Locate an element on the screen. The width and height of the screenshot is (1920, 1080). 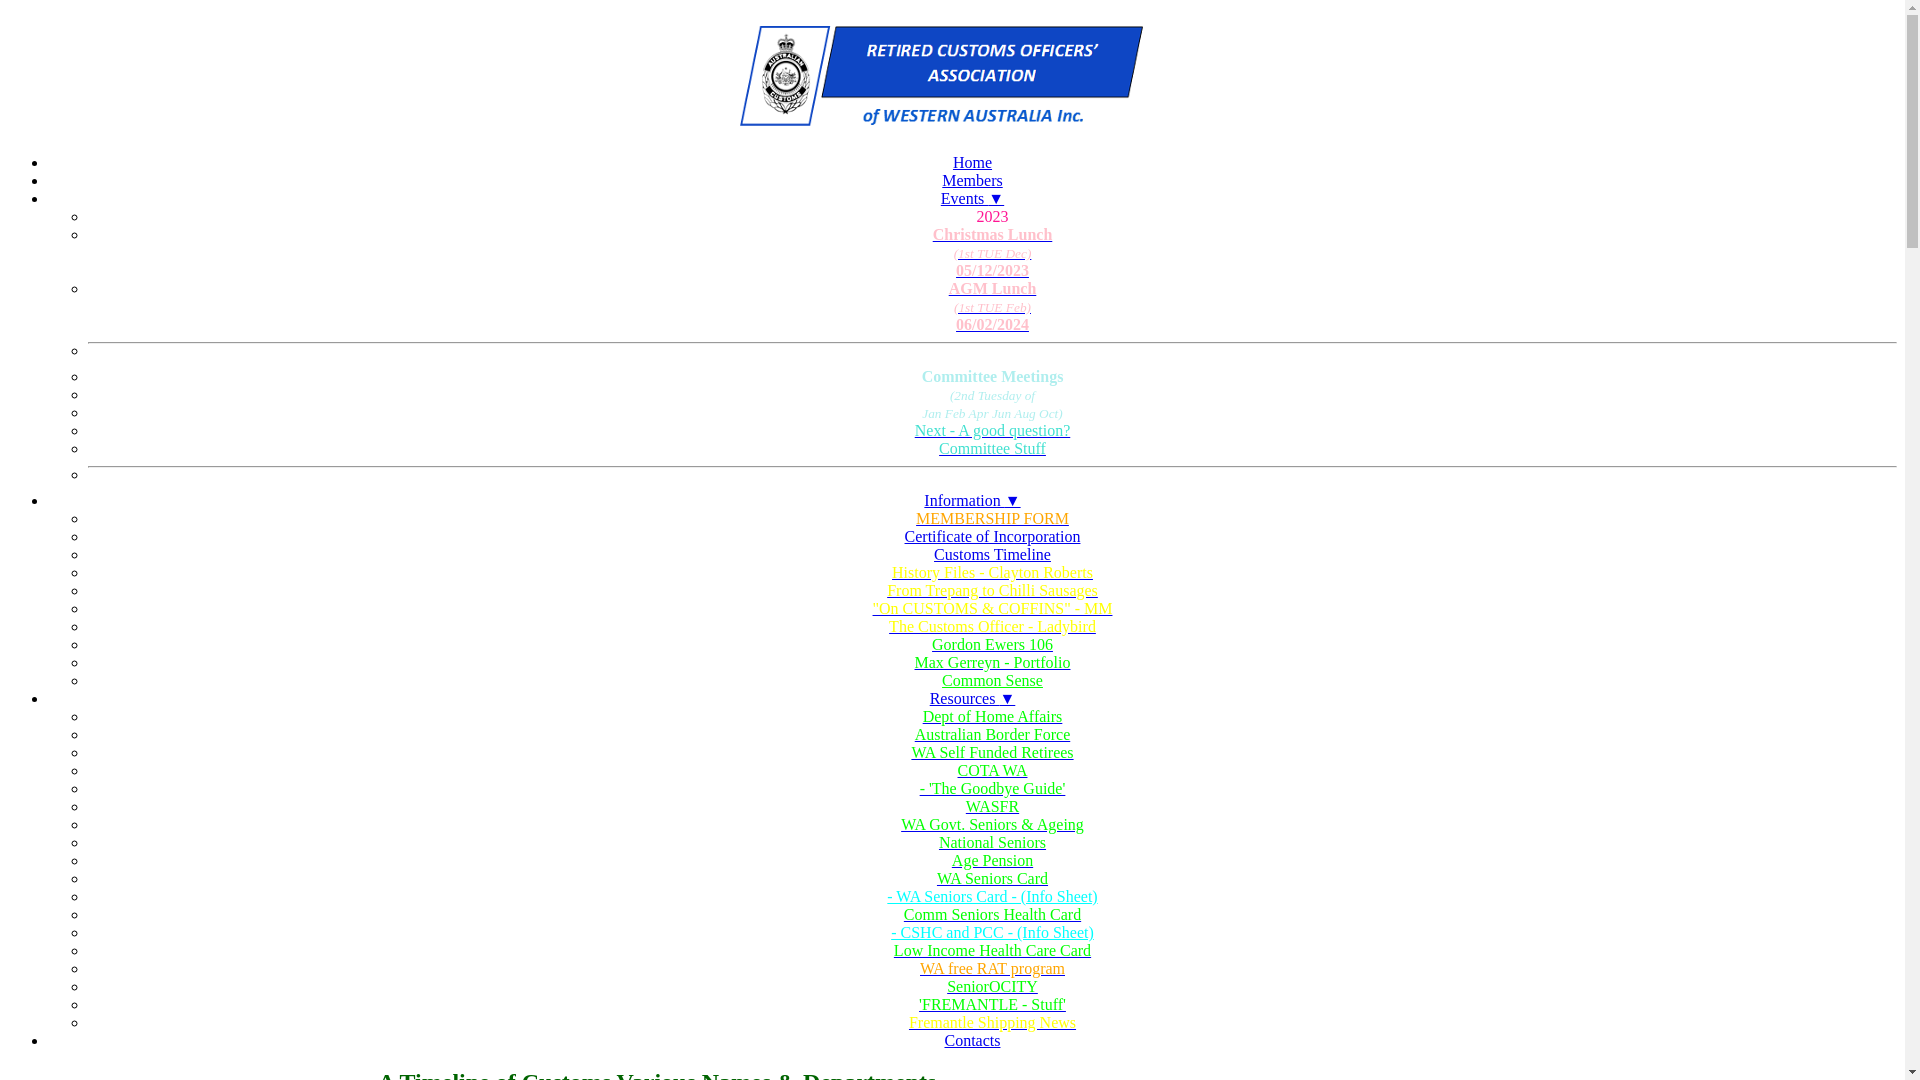
'Gordon Ewers 106' is located at coordinates (992, 644).